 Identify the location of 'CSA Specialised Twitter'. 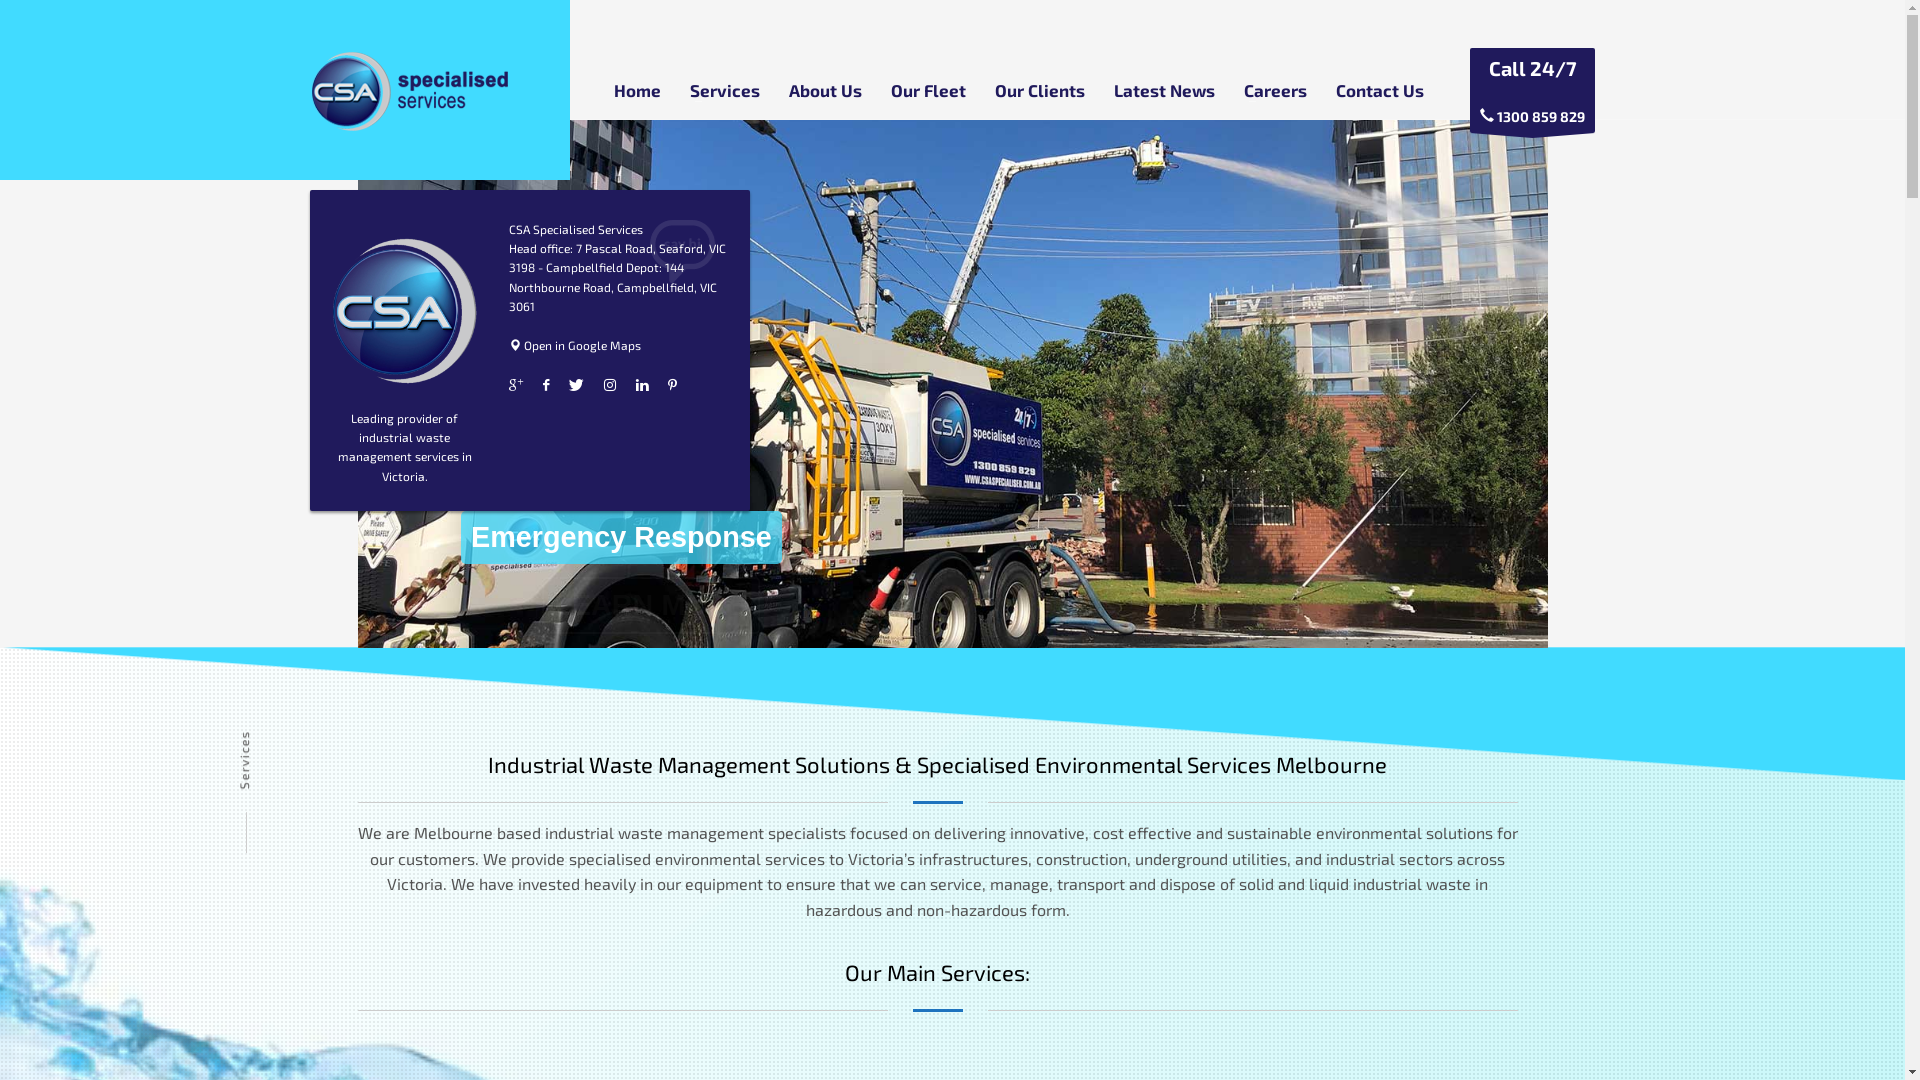
(575, 385).